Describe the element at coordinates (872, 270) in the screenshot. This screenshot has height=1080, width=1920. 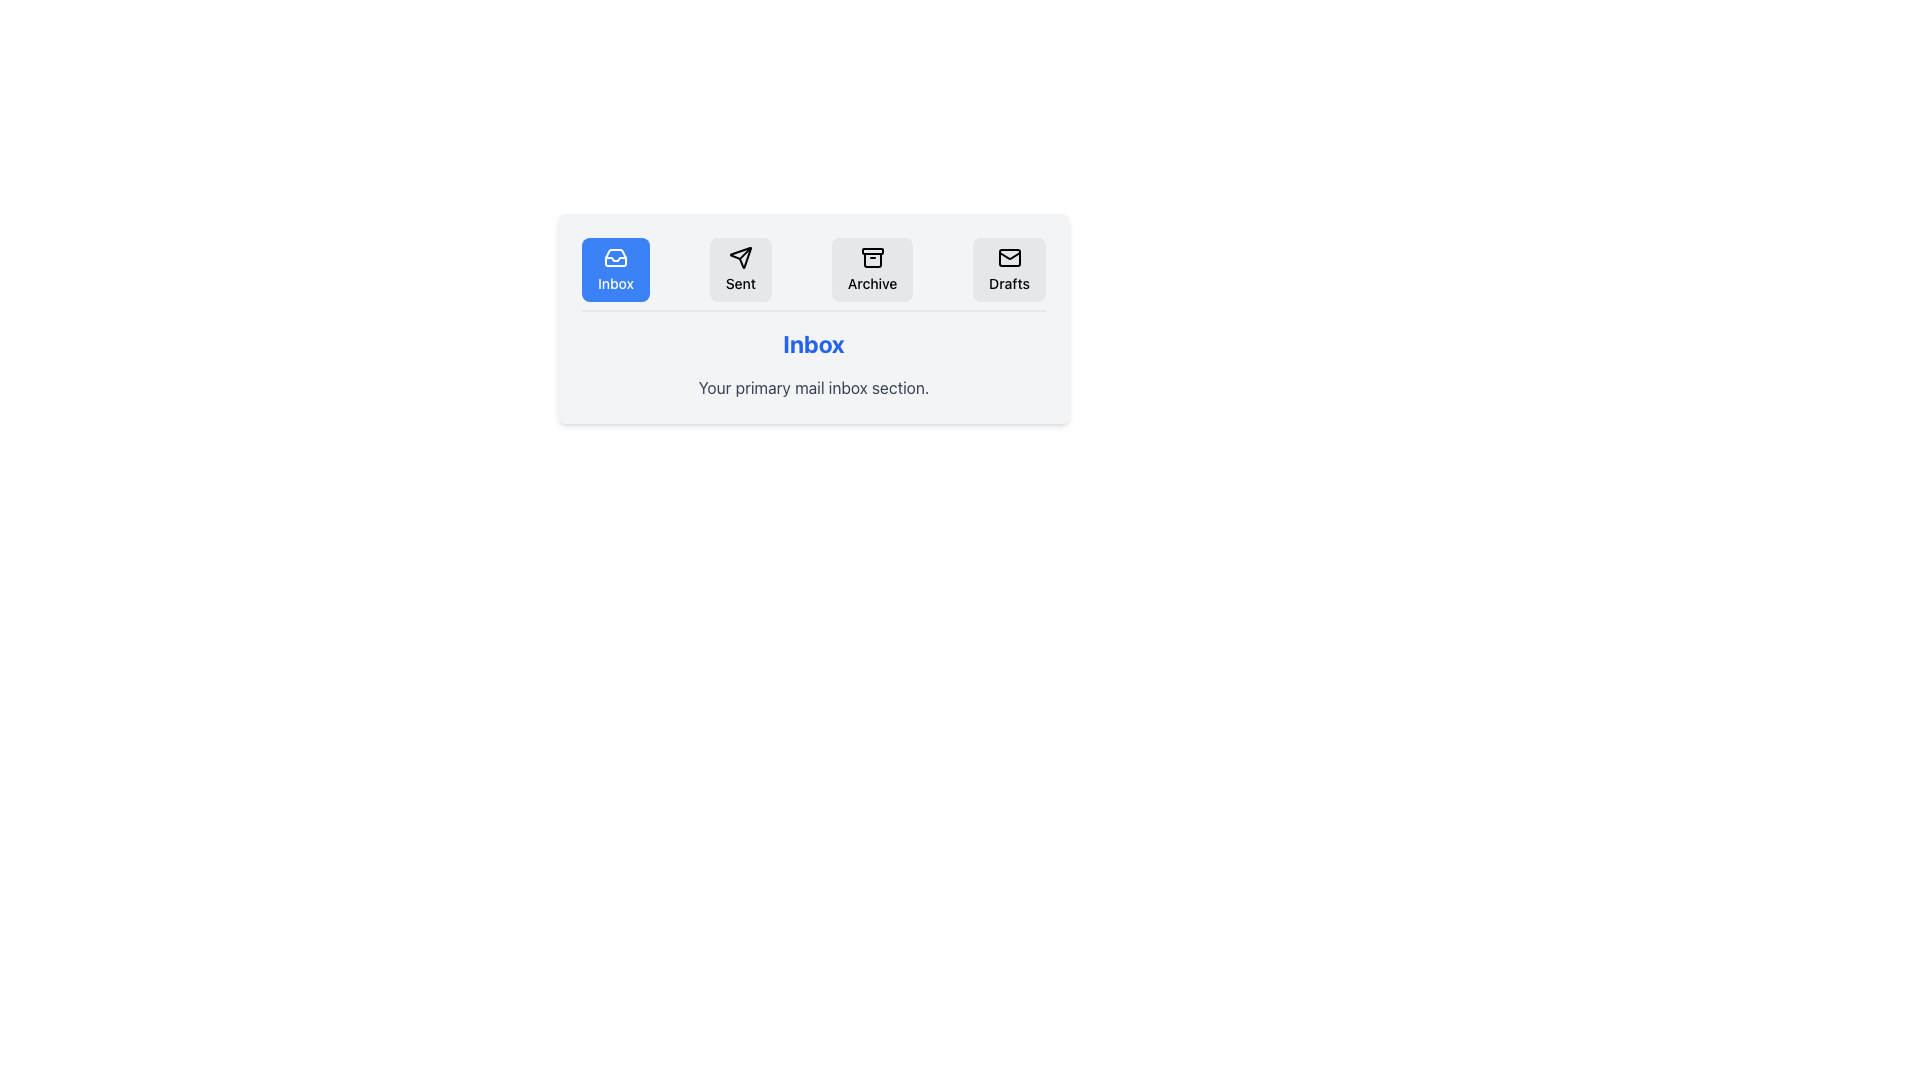
I see `the 'Archive' button, which is a rectangular button with rounded corners, gray background, and an icon of an archive box above the text label 'Archive'. It is the third button from the left in a row of four buttons` at that location.